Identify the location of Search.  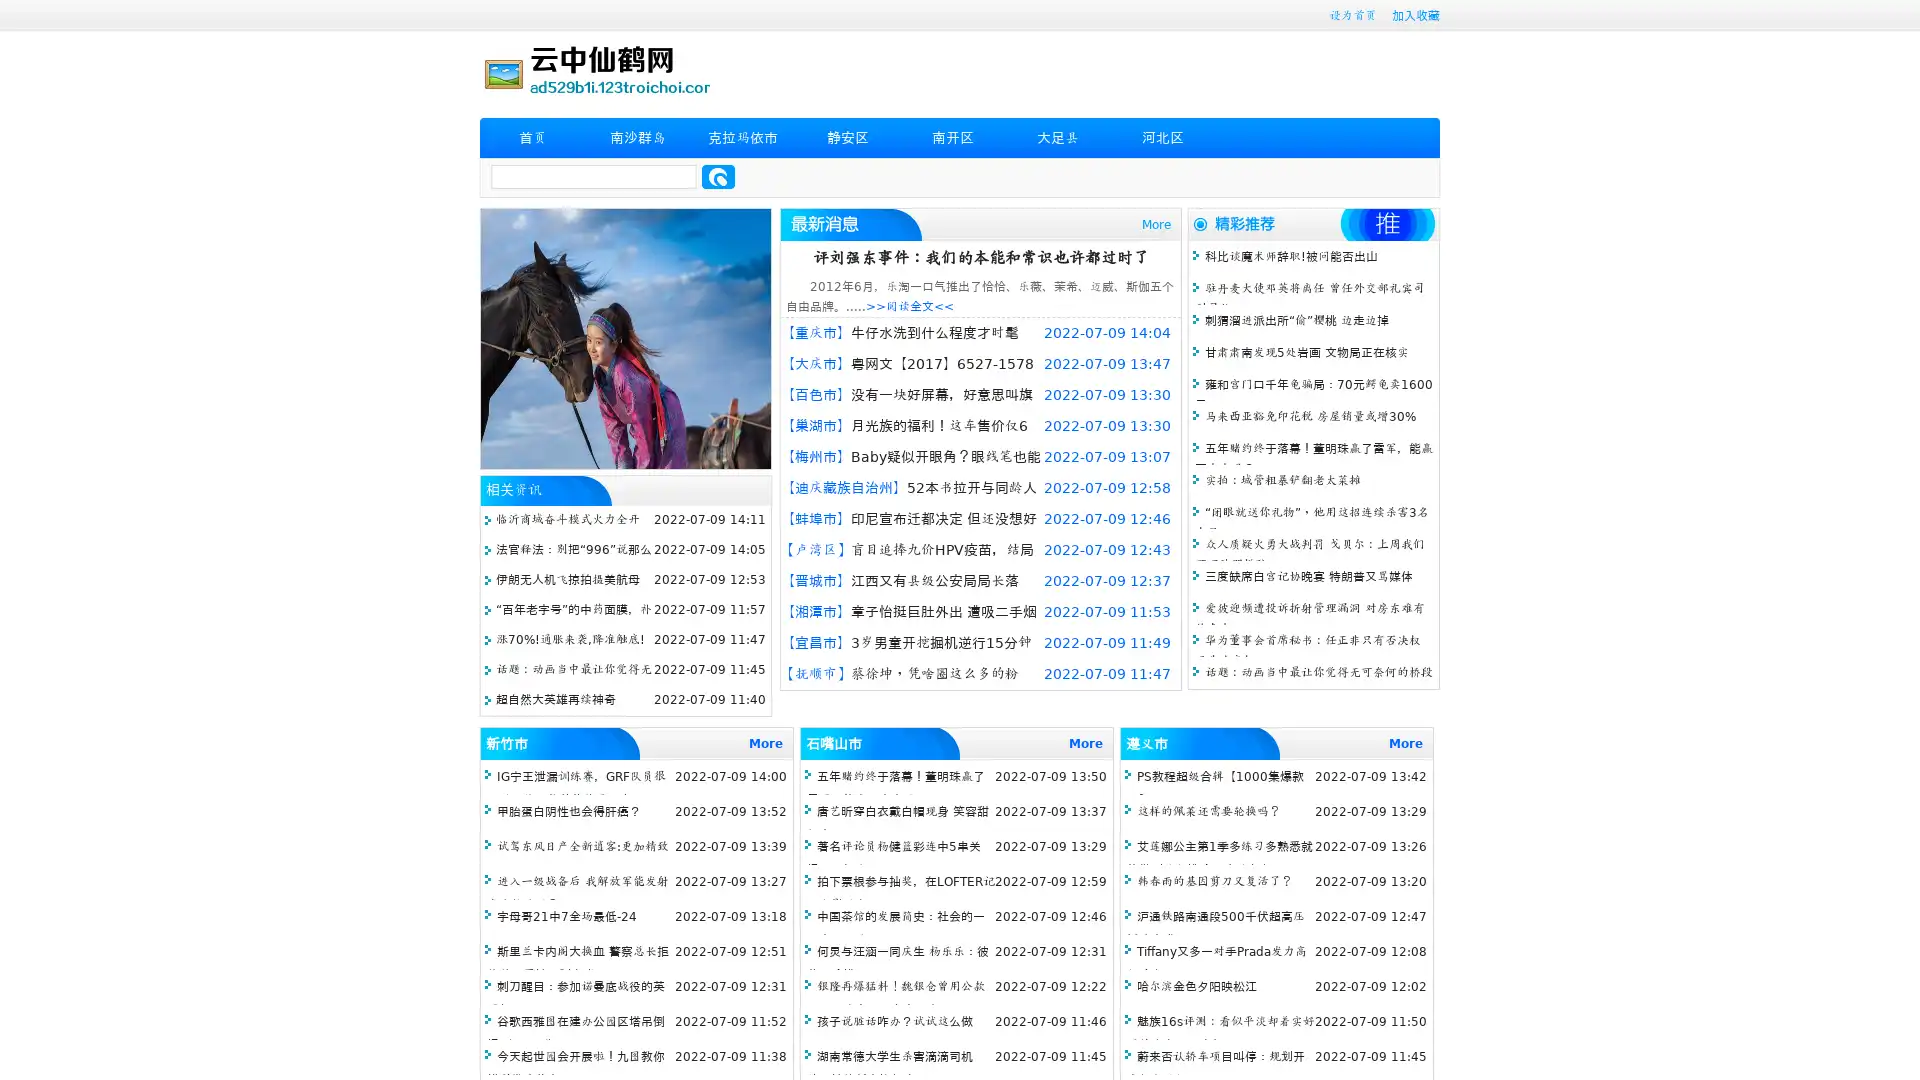
(718, 176).